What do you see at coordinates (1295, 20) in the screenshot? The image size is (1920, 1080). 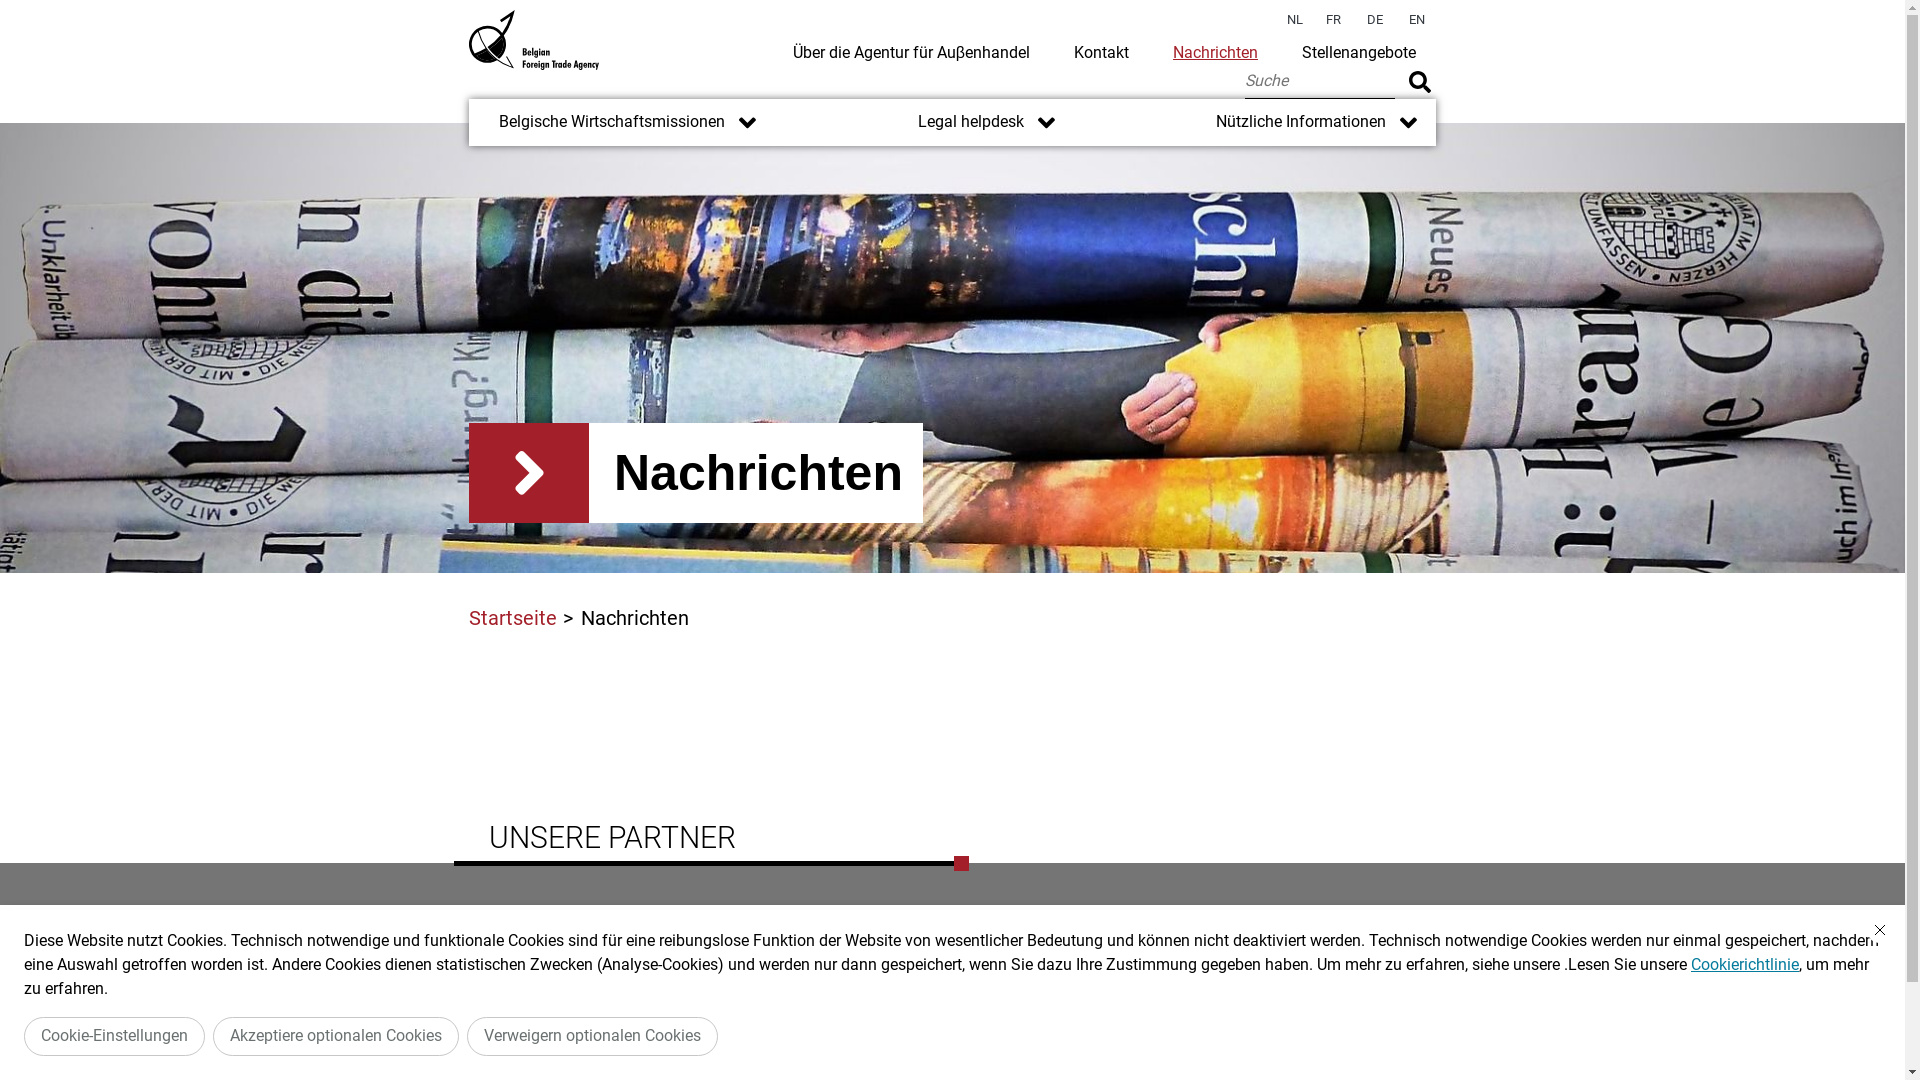 I see `'NL'` at bounding box center [1295, 20].